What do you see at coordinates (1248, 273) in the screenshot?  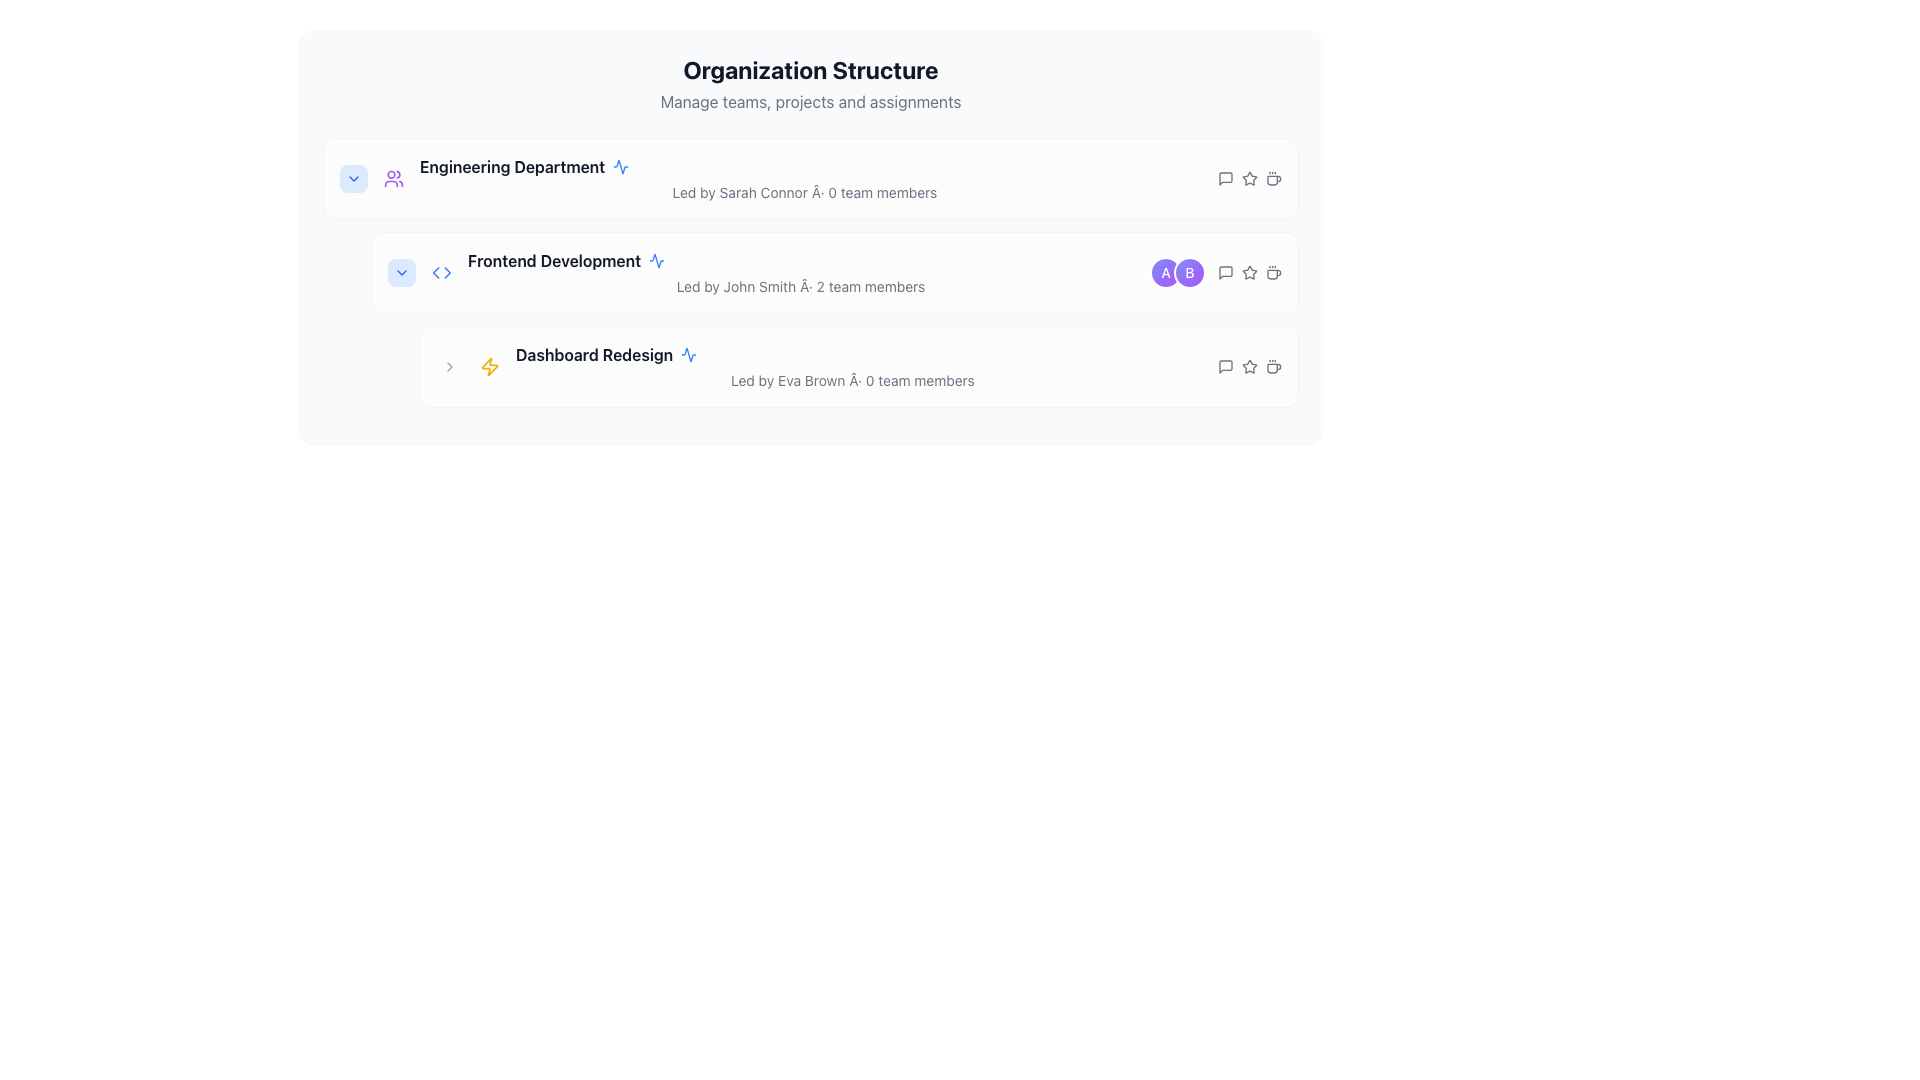 I see `the star-shaped icon representing the 'favorite' functionality` at bounding box center [1248, 273].